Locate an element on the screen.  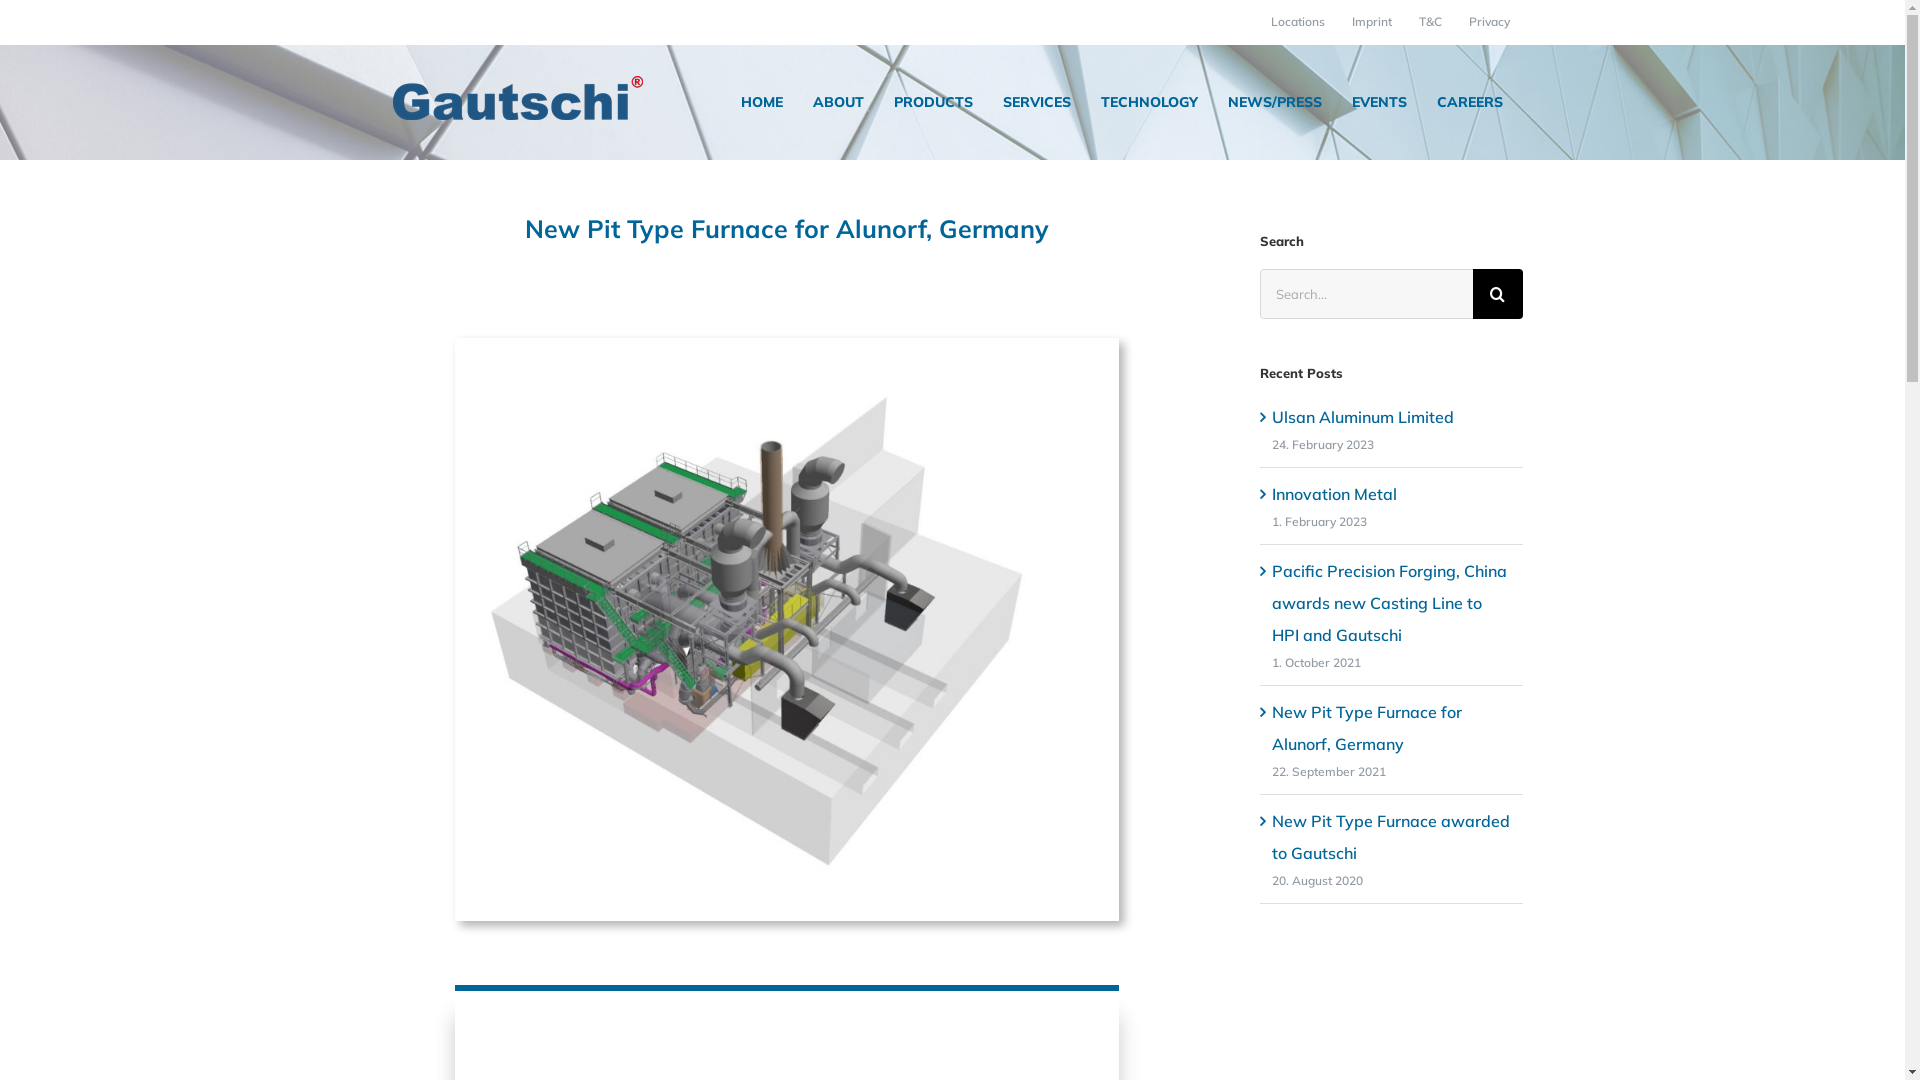
'TECHNOLOGY' is located at coordinates (1148, 101).